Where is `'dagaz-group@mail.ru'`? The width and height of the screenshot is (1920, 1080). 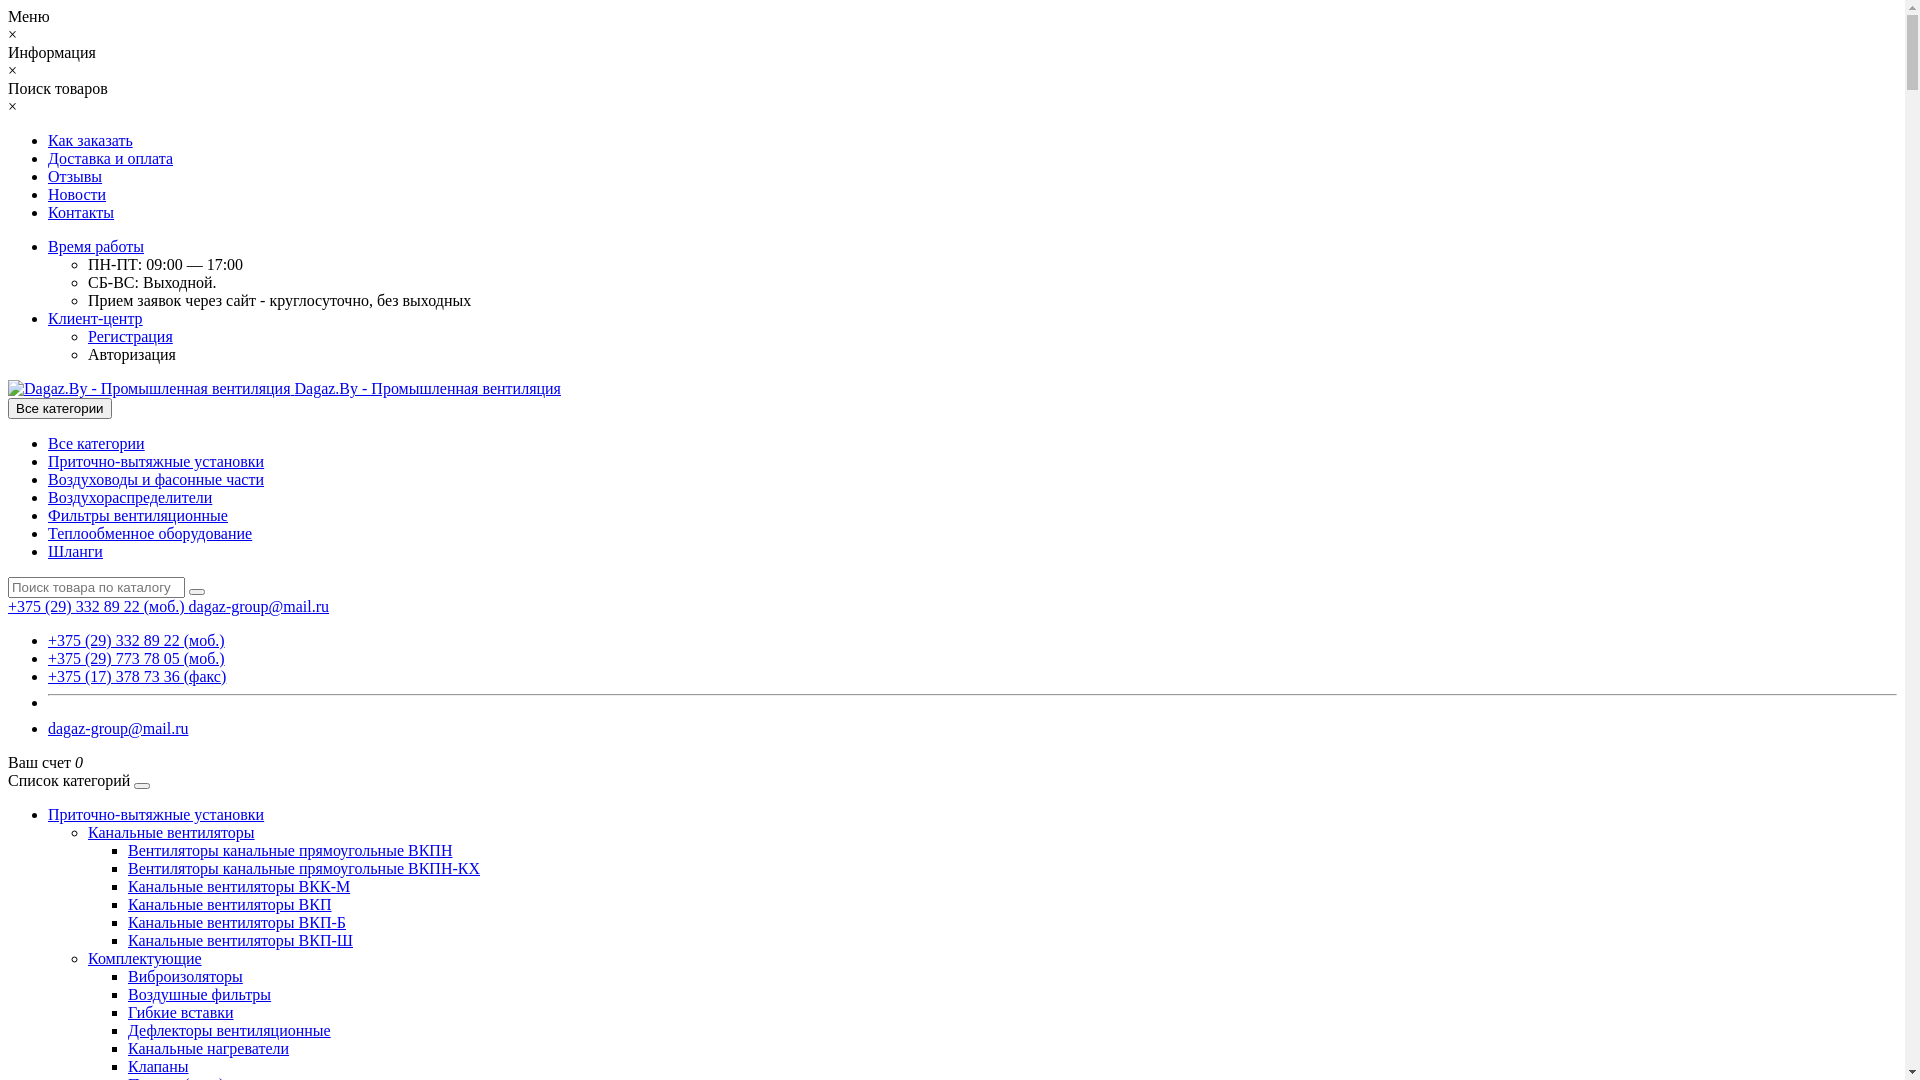
'dagaz-group@mail.ru' is located at coordinates (48, 728).